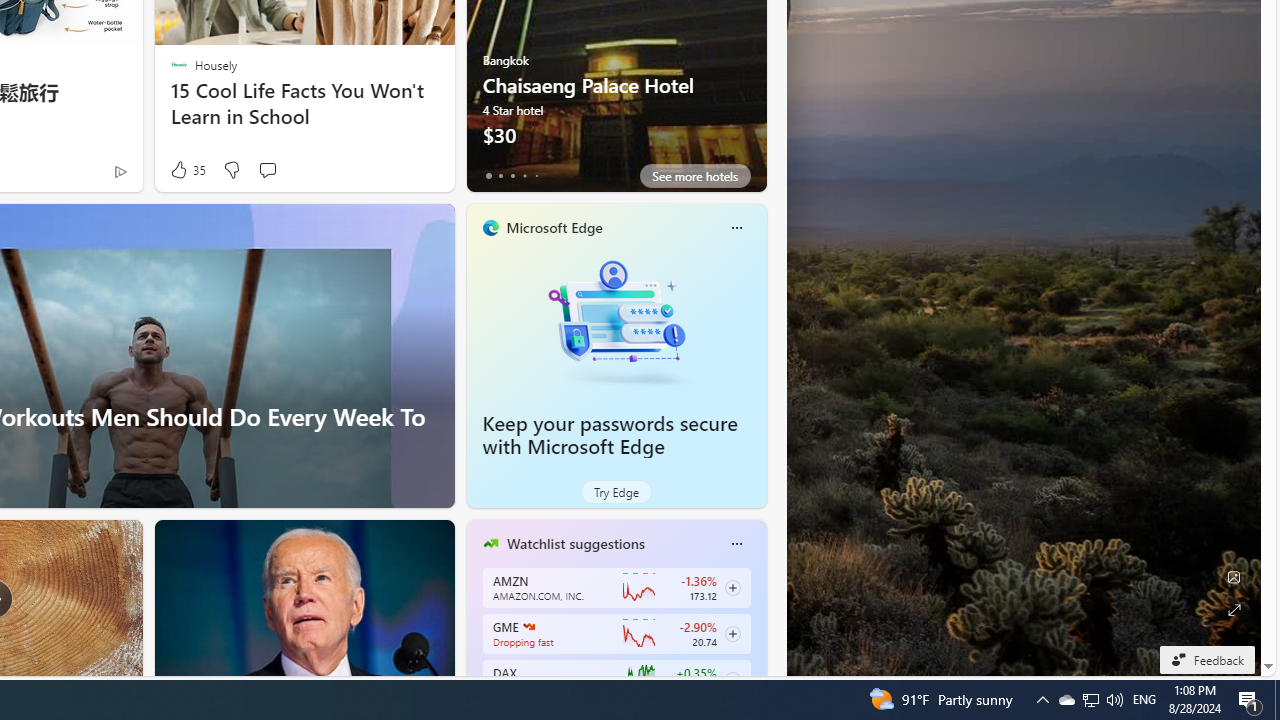  I want to click on 'Ad Choice', so click(119, 170).